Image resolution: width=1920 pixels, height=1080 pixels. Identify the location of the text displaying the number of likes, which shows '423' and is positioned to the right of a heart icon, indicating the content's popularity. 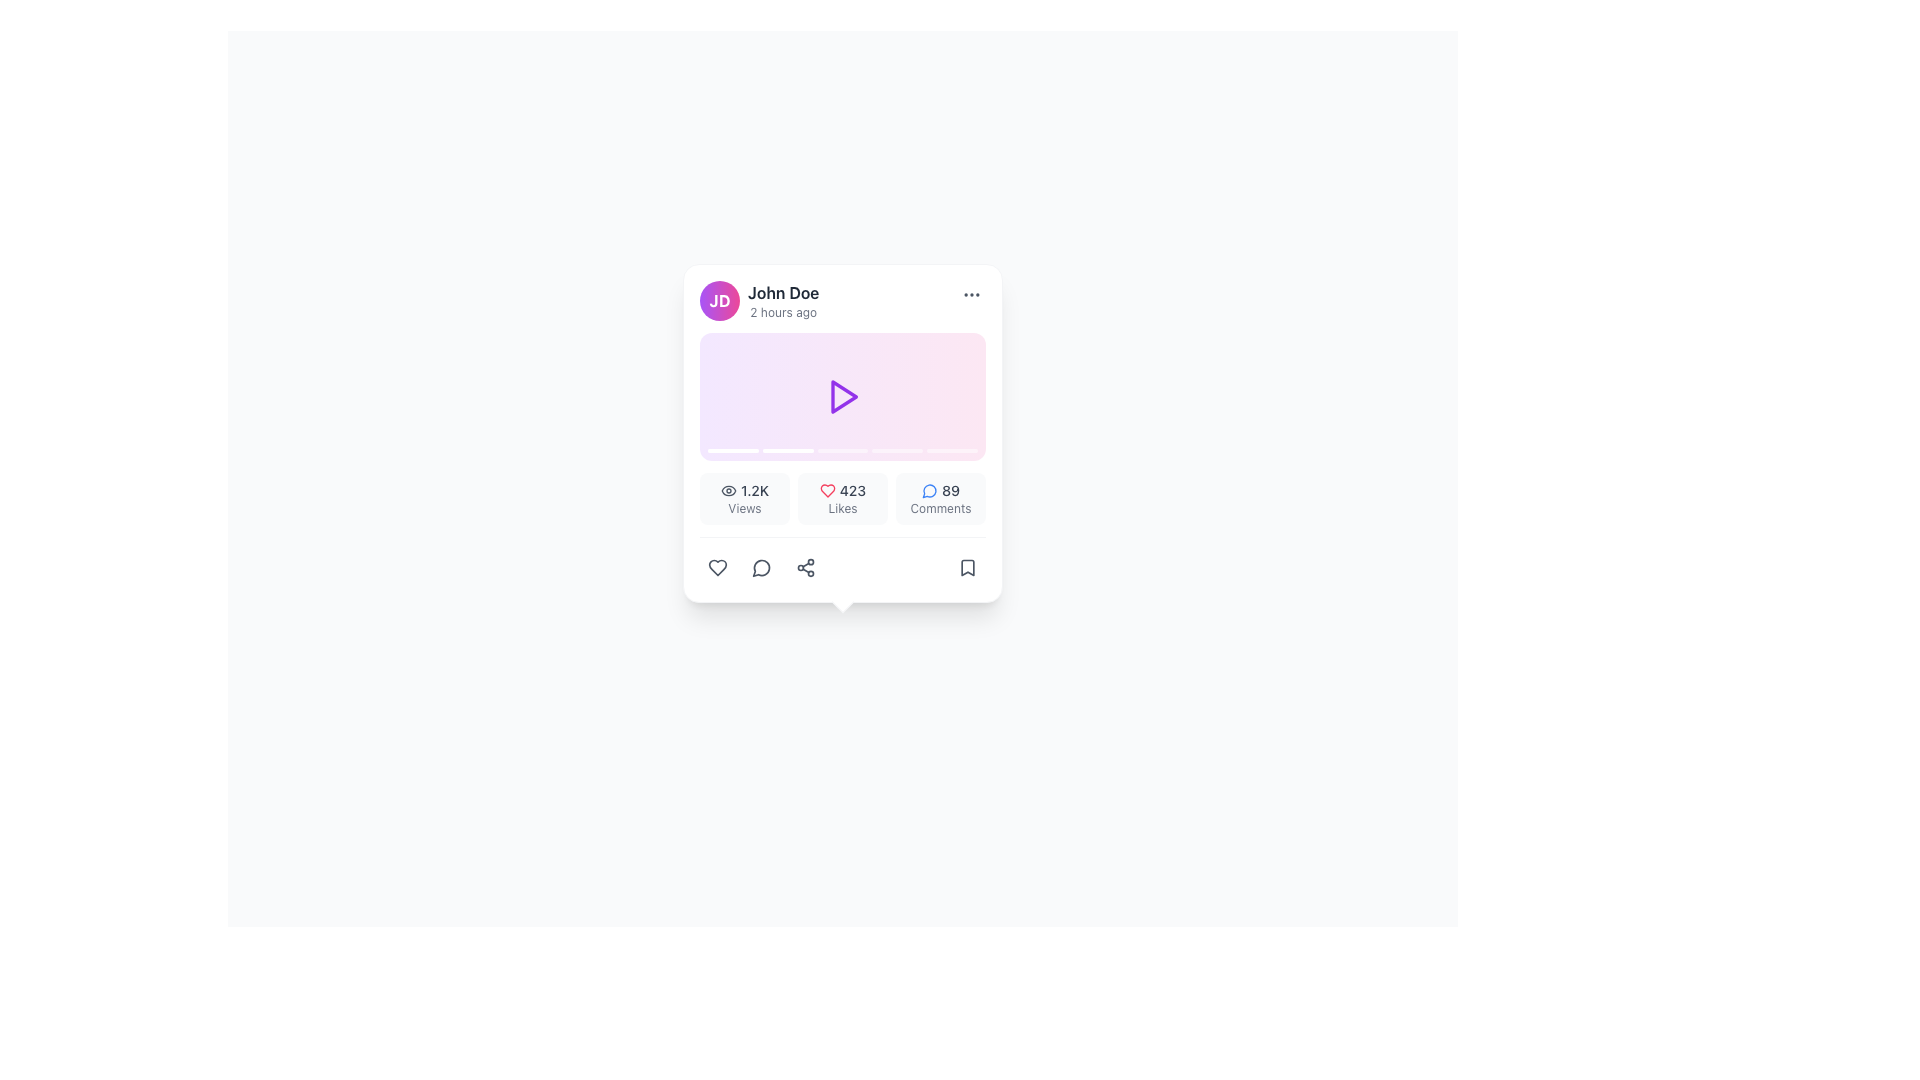
(853, 490).